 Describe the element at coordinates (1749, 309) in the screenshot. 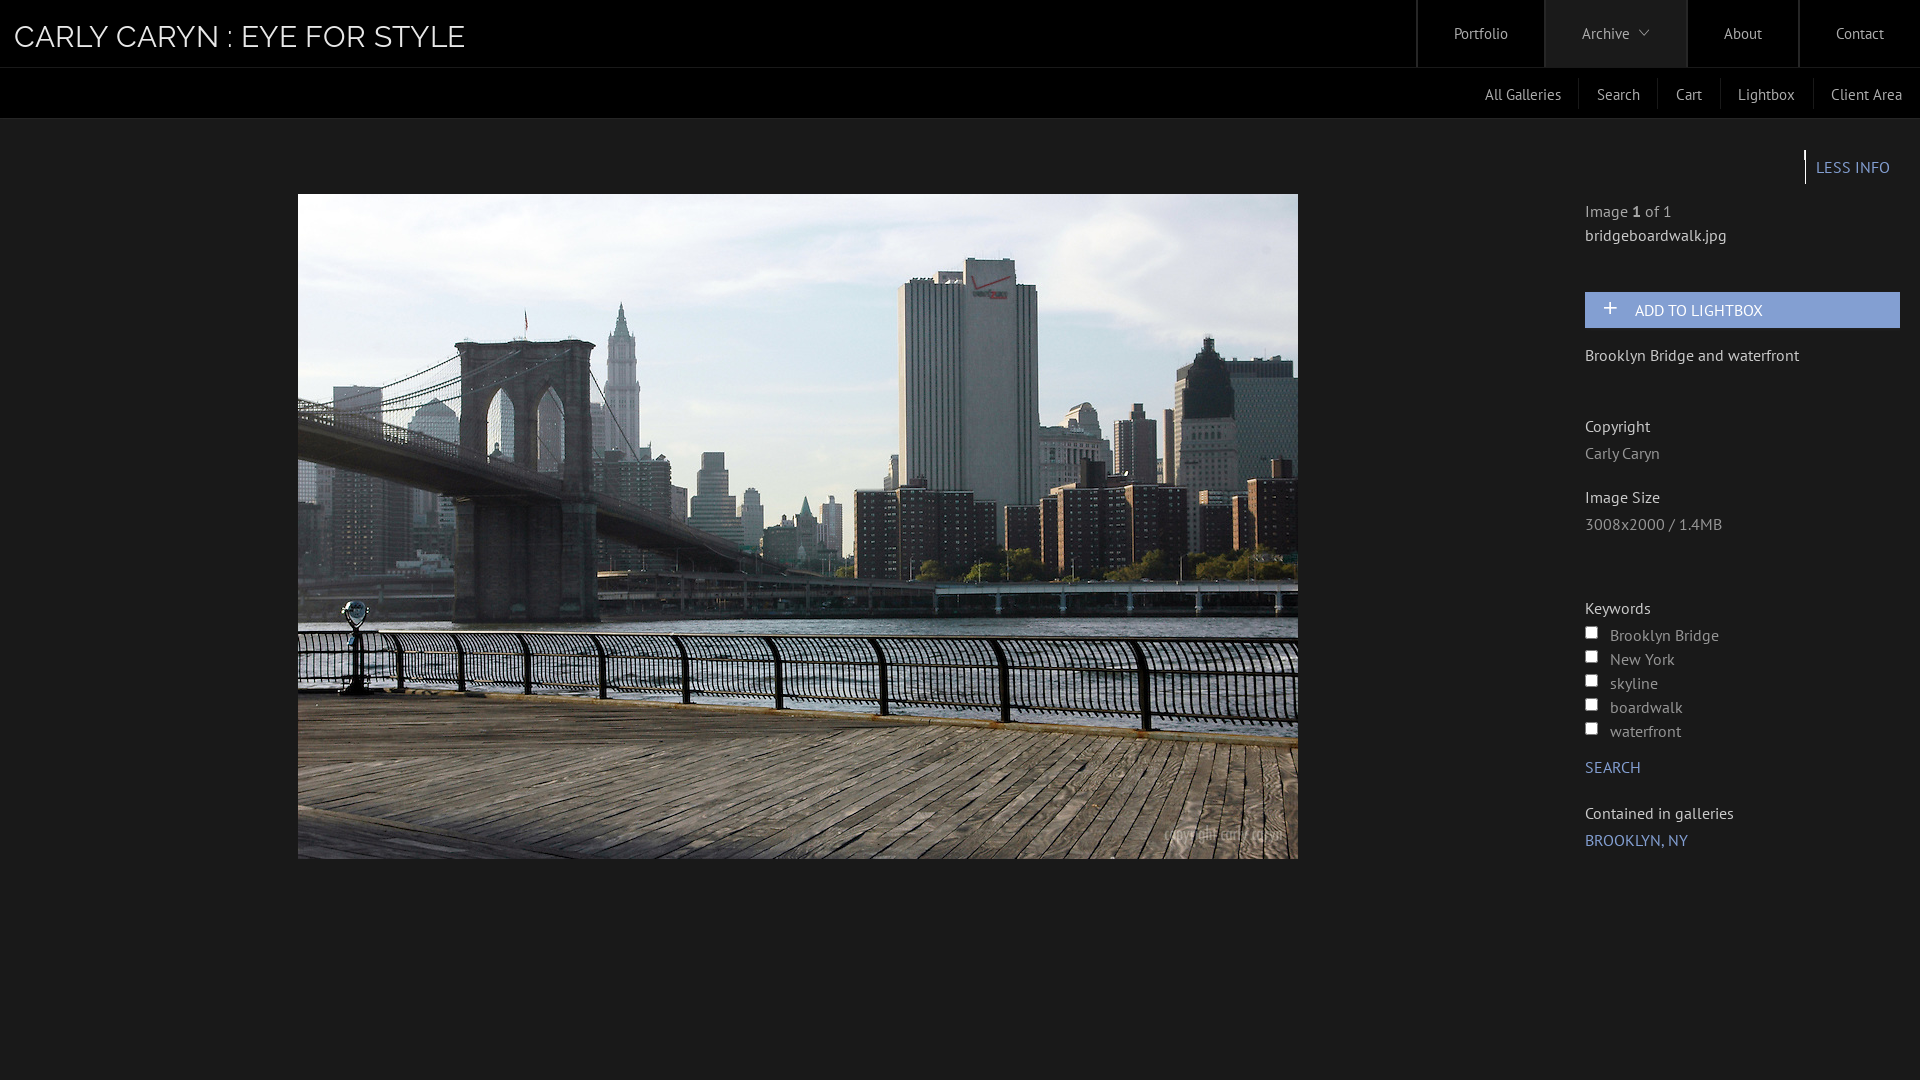

I see `'ADD TO LIGHTBOX'` at that location.